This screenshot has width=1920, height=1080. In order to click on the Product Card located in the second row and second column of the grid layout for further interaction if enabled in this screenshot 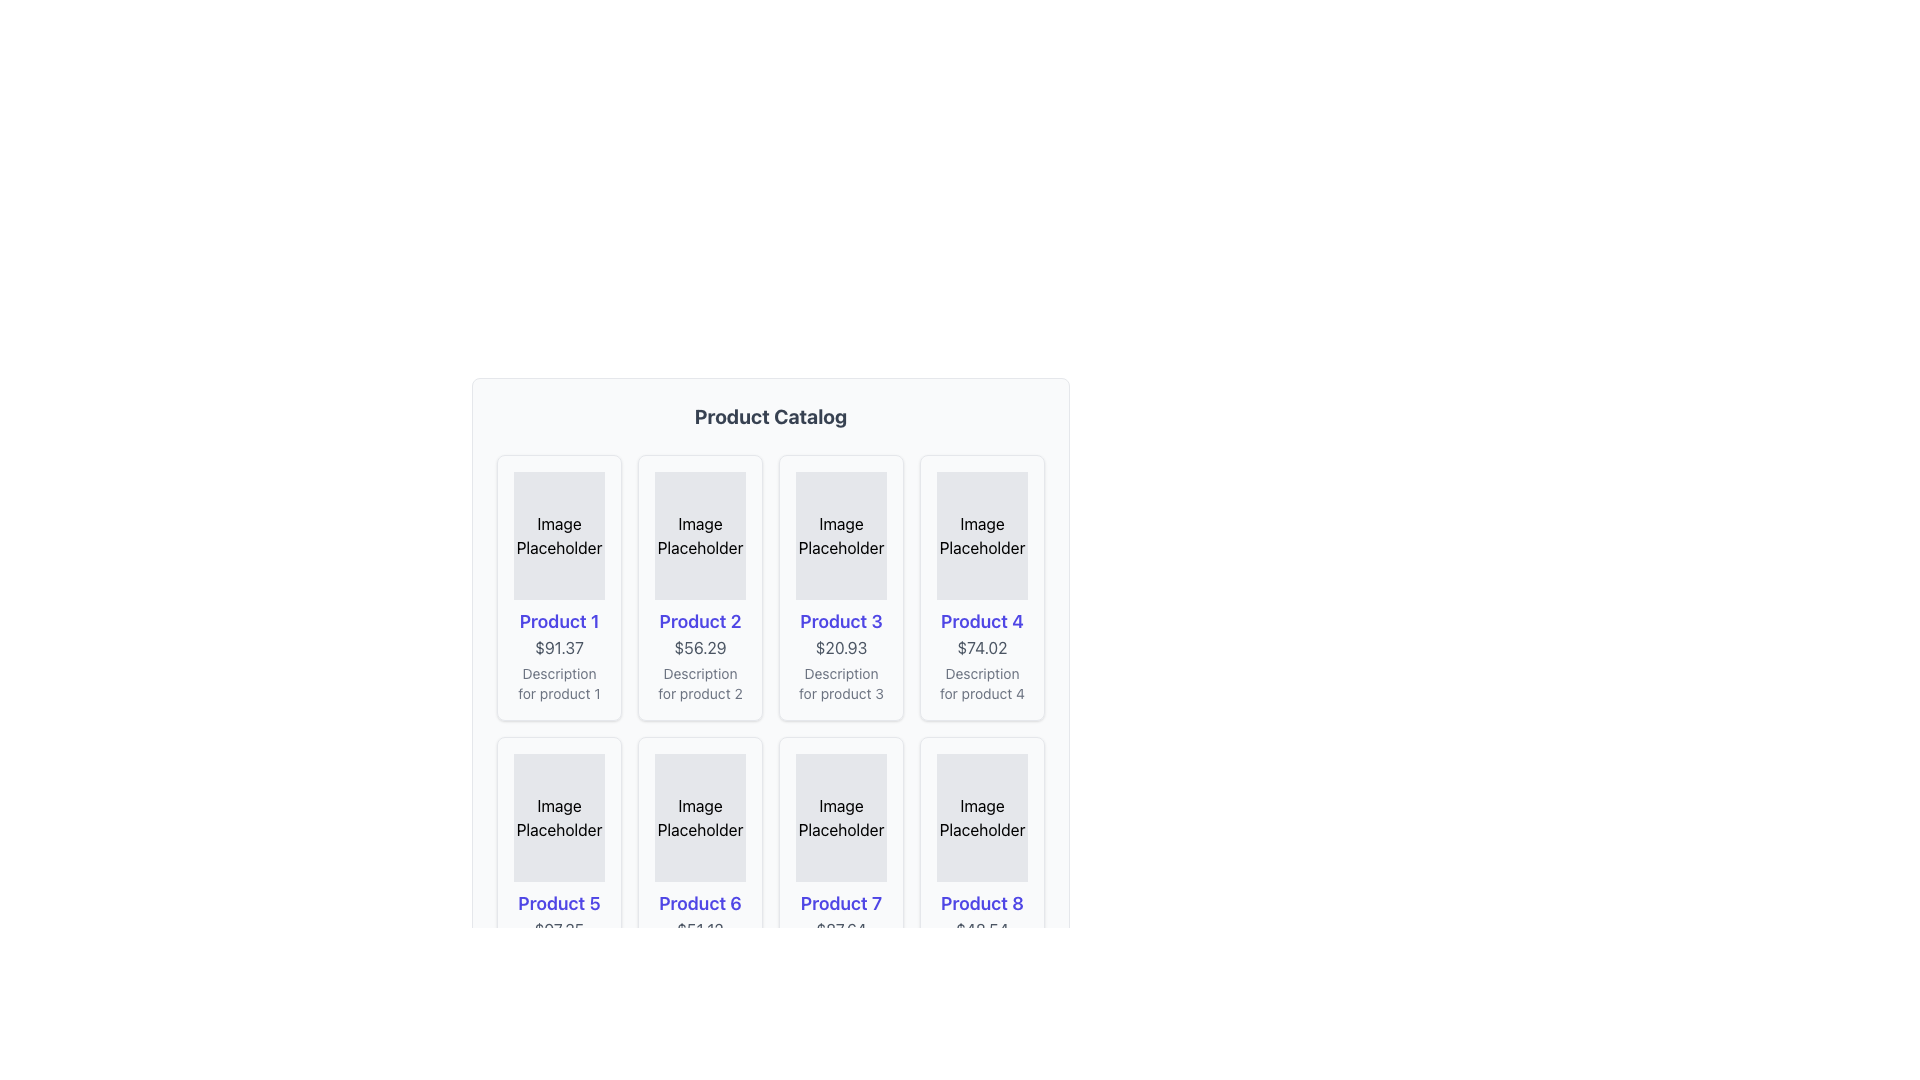, I will do `click(700, 869)`.